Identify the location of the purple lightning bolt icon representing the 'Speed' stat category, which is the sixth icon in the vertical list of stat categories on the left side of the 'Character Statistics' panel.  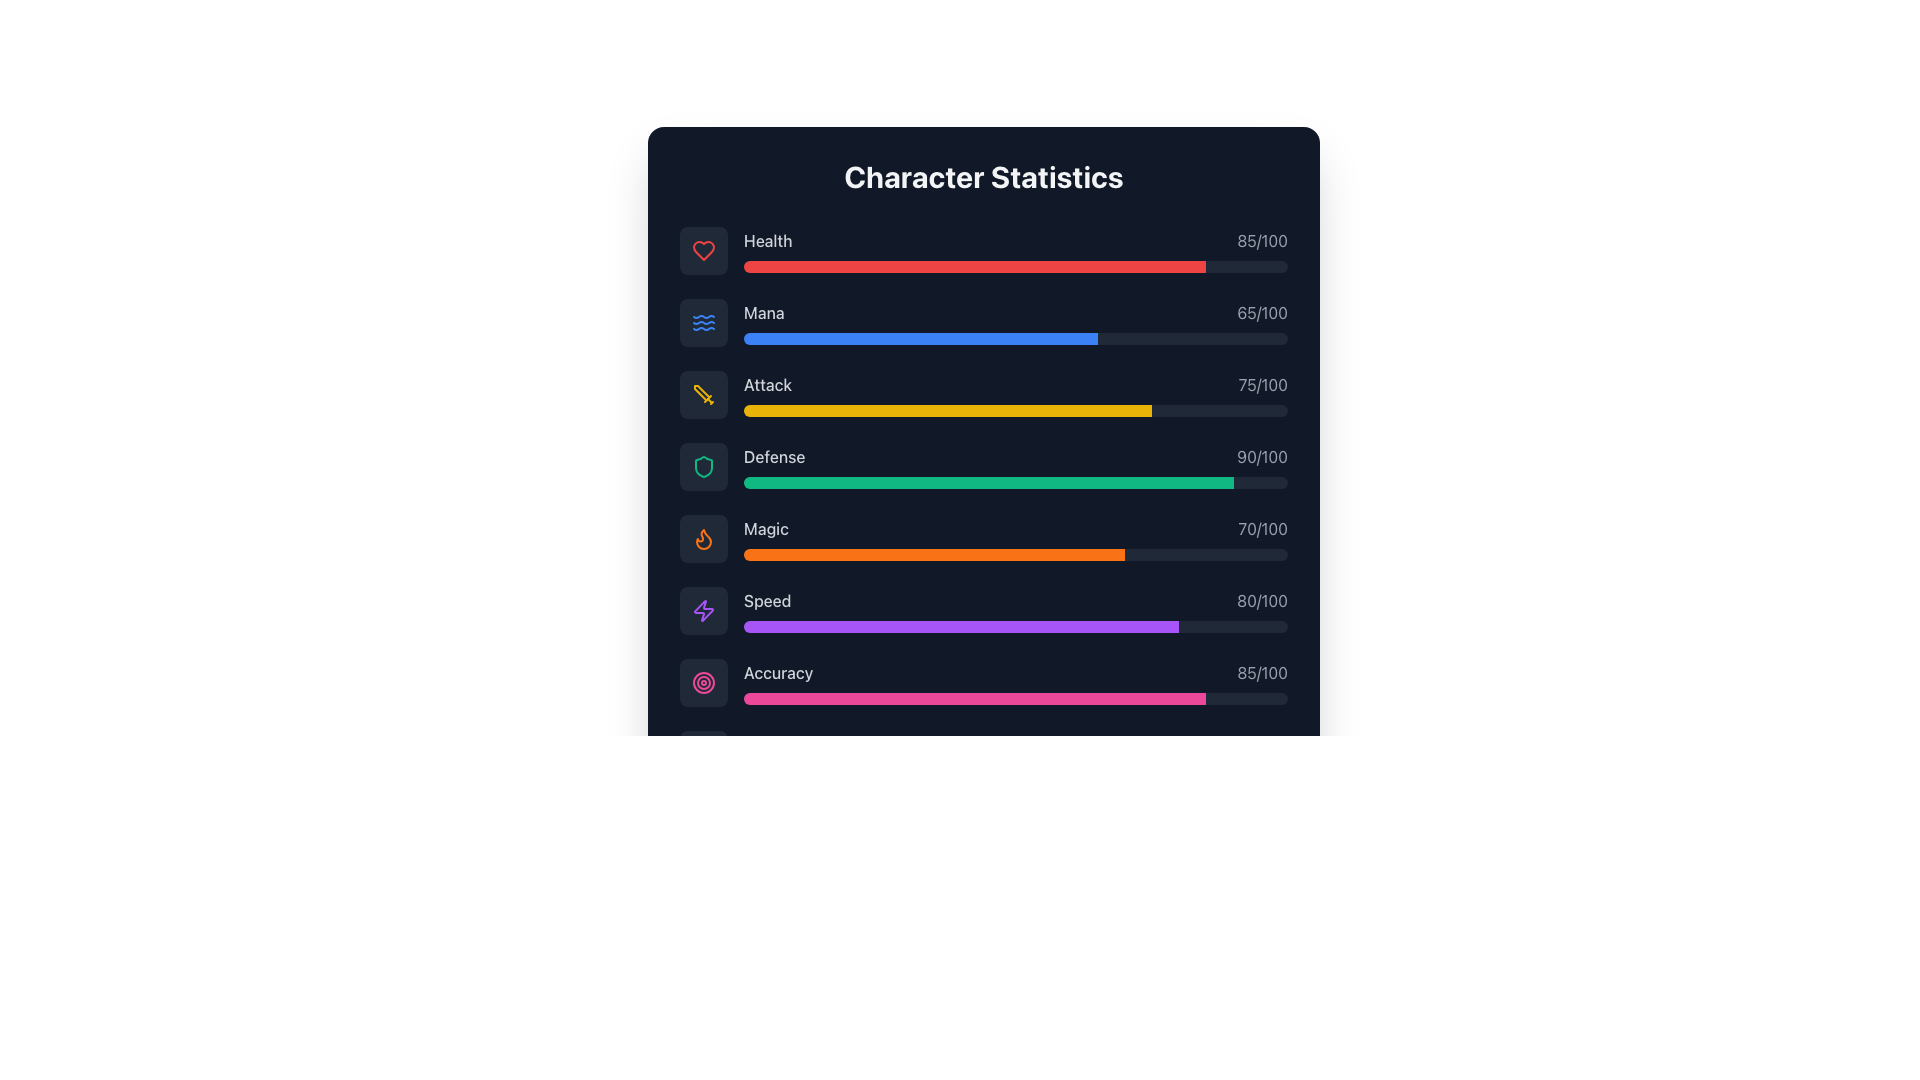
(704, 609).